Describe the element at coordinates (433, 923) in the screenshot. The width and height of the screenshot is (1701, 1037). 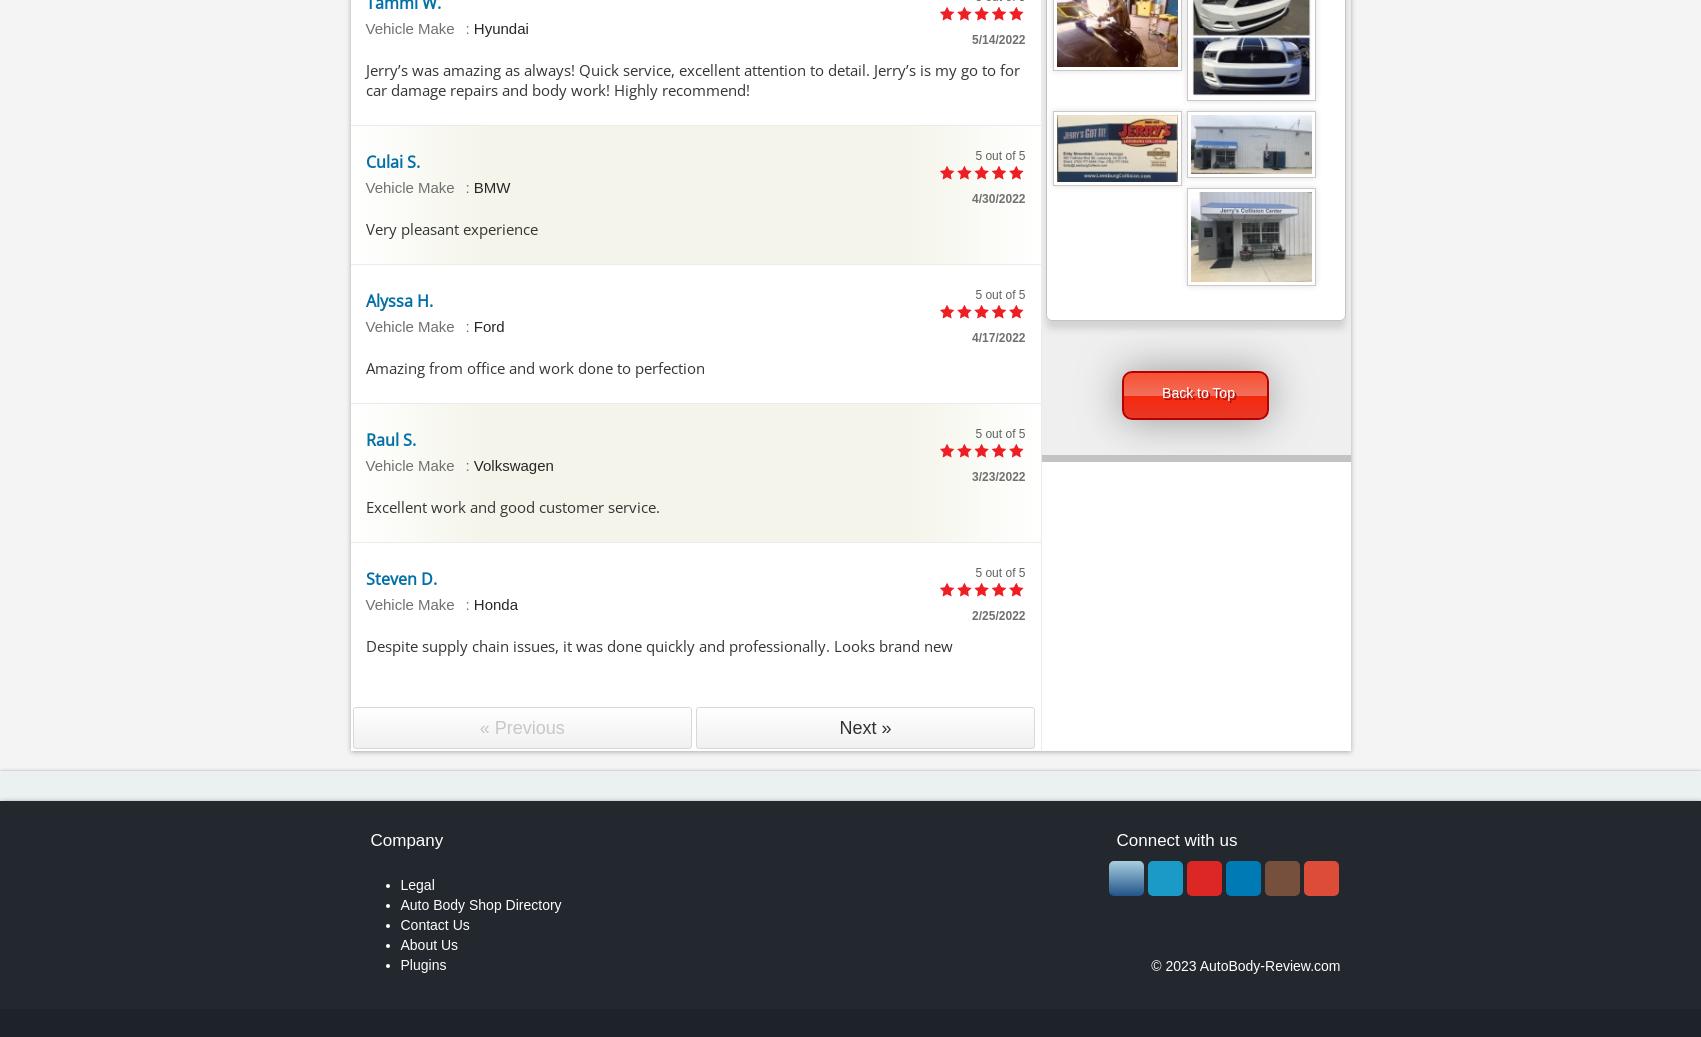
I see `'Contact Us'` at that location.